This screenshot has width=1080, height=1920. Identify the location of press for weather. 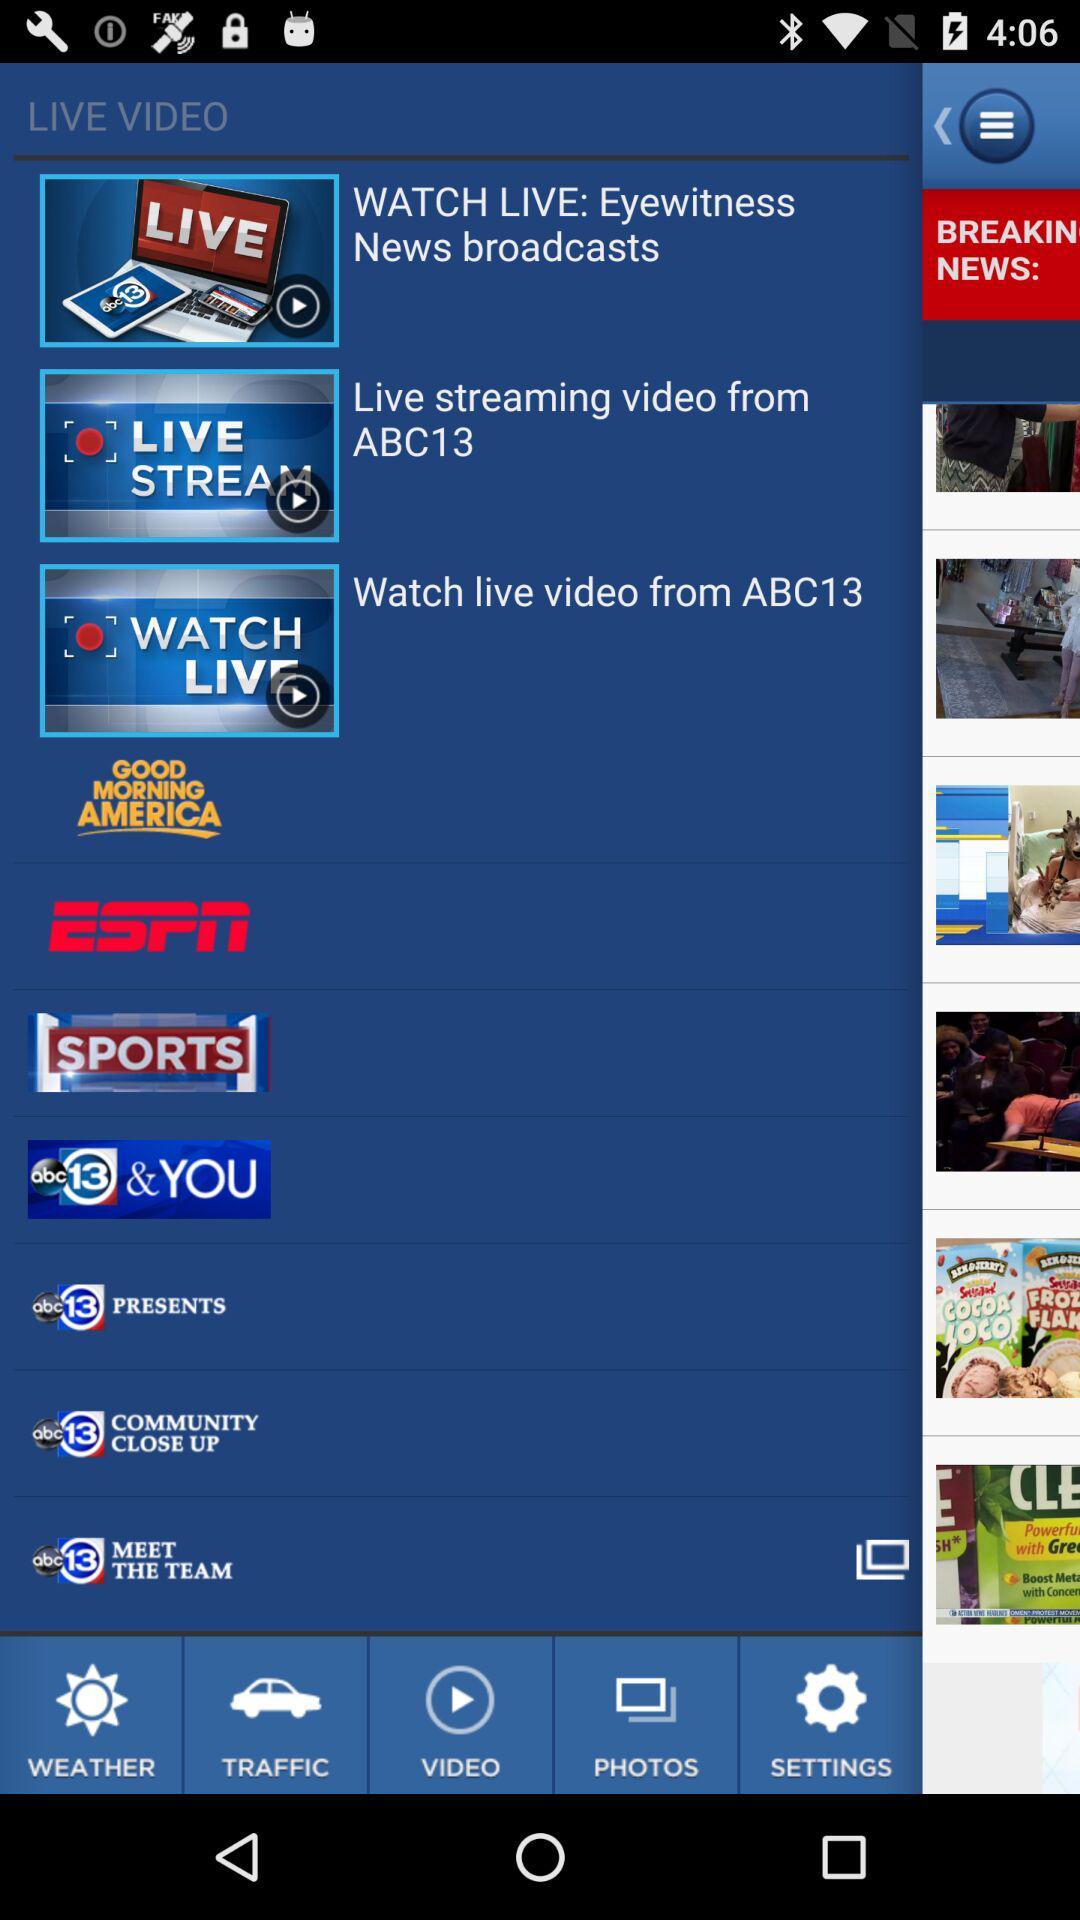
(90, 1714).